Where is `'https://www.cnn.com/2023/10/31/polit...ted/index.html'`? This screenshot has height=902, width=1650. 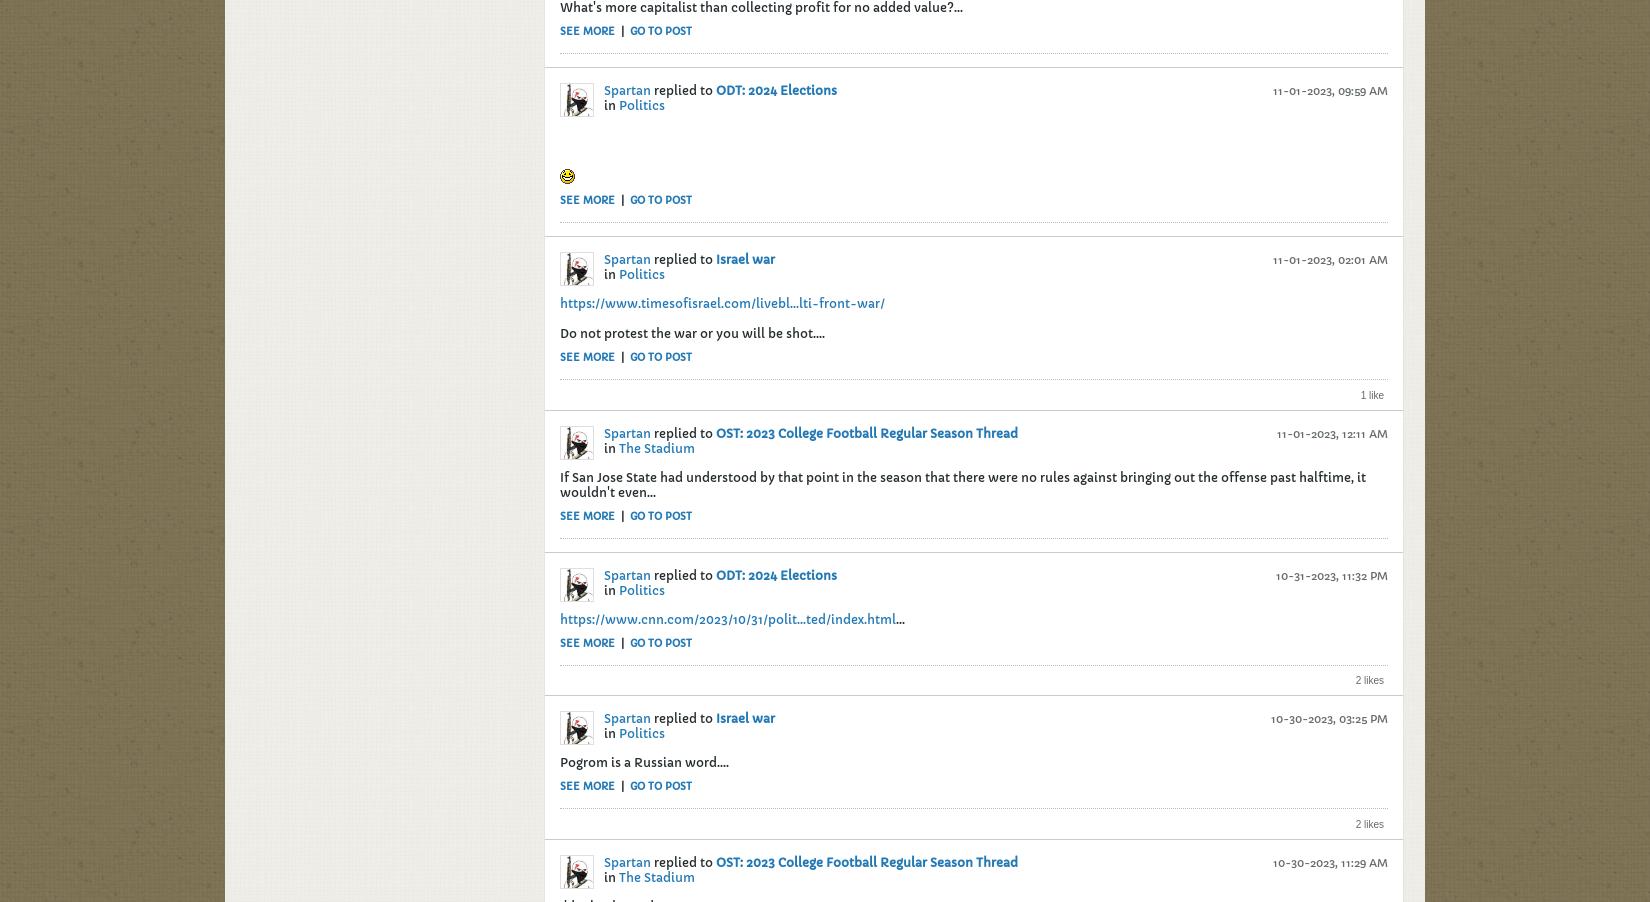 'https://www.cnn.com/2023/10/31/polit...ted/index.html' is located at coordinates (726, 617).